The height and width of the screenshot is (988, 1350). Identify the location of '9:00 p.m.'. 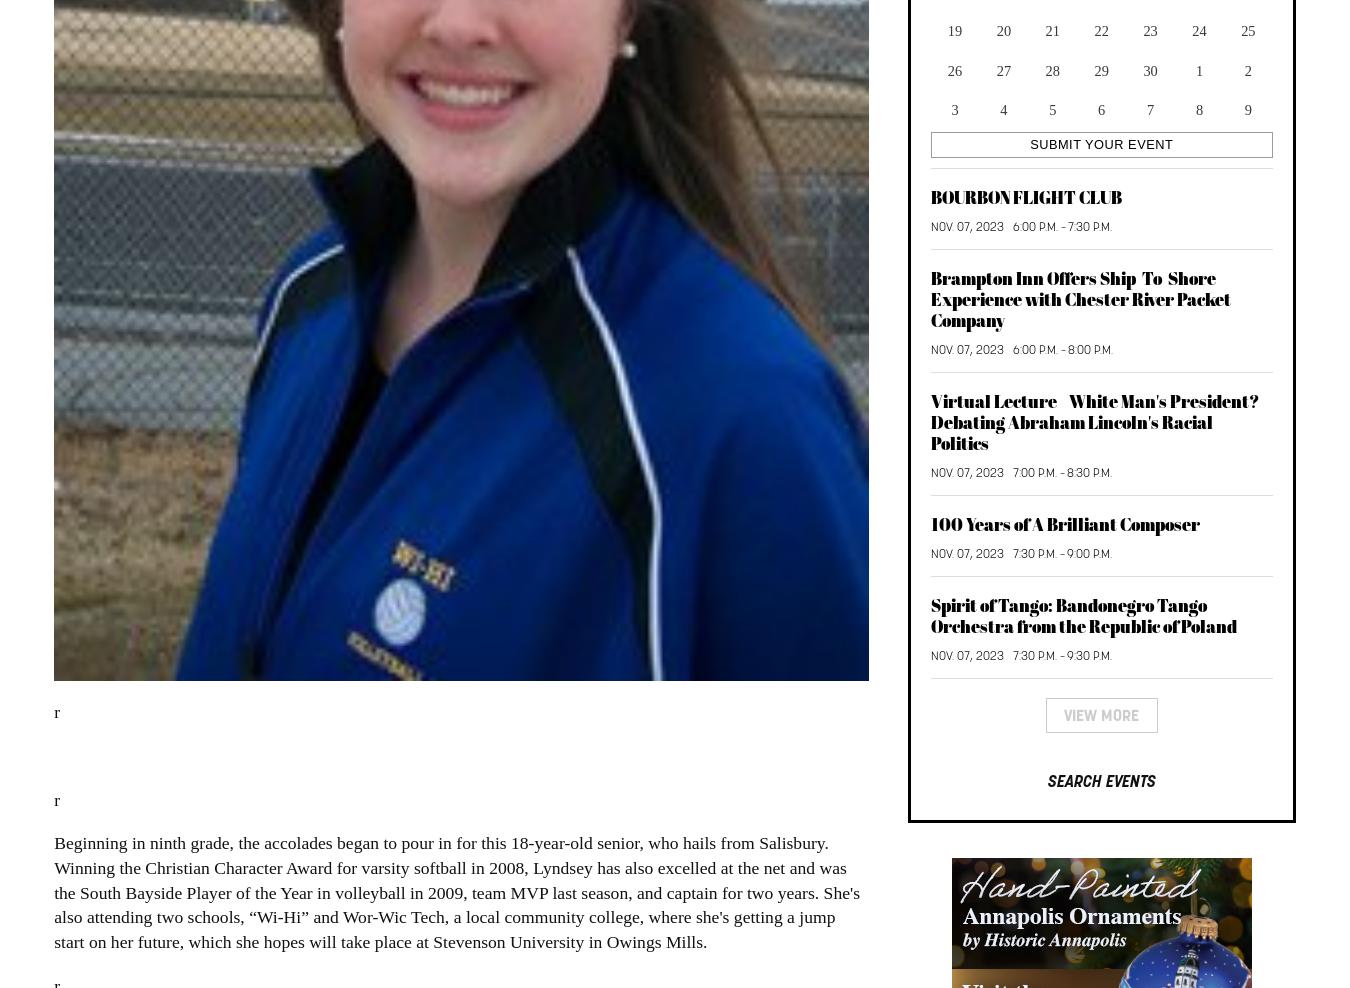
(1088, 552).